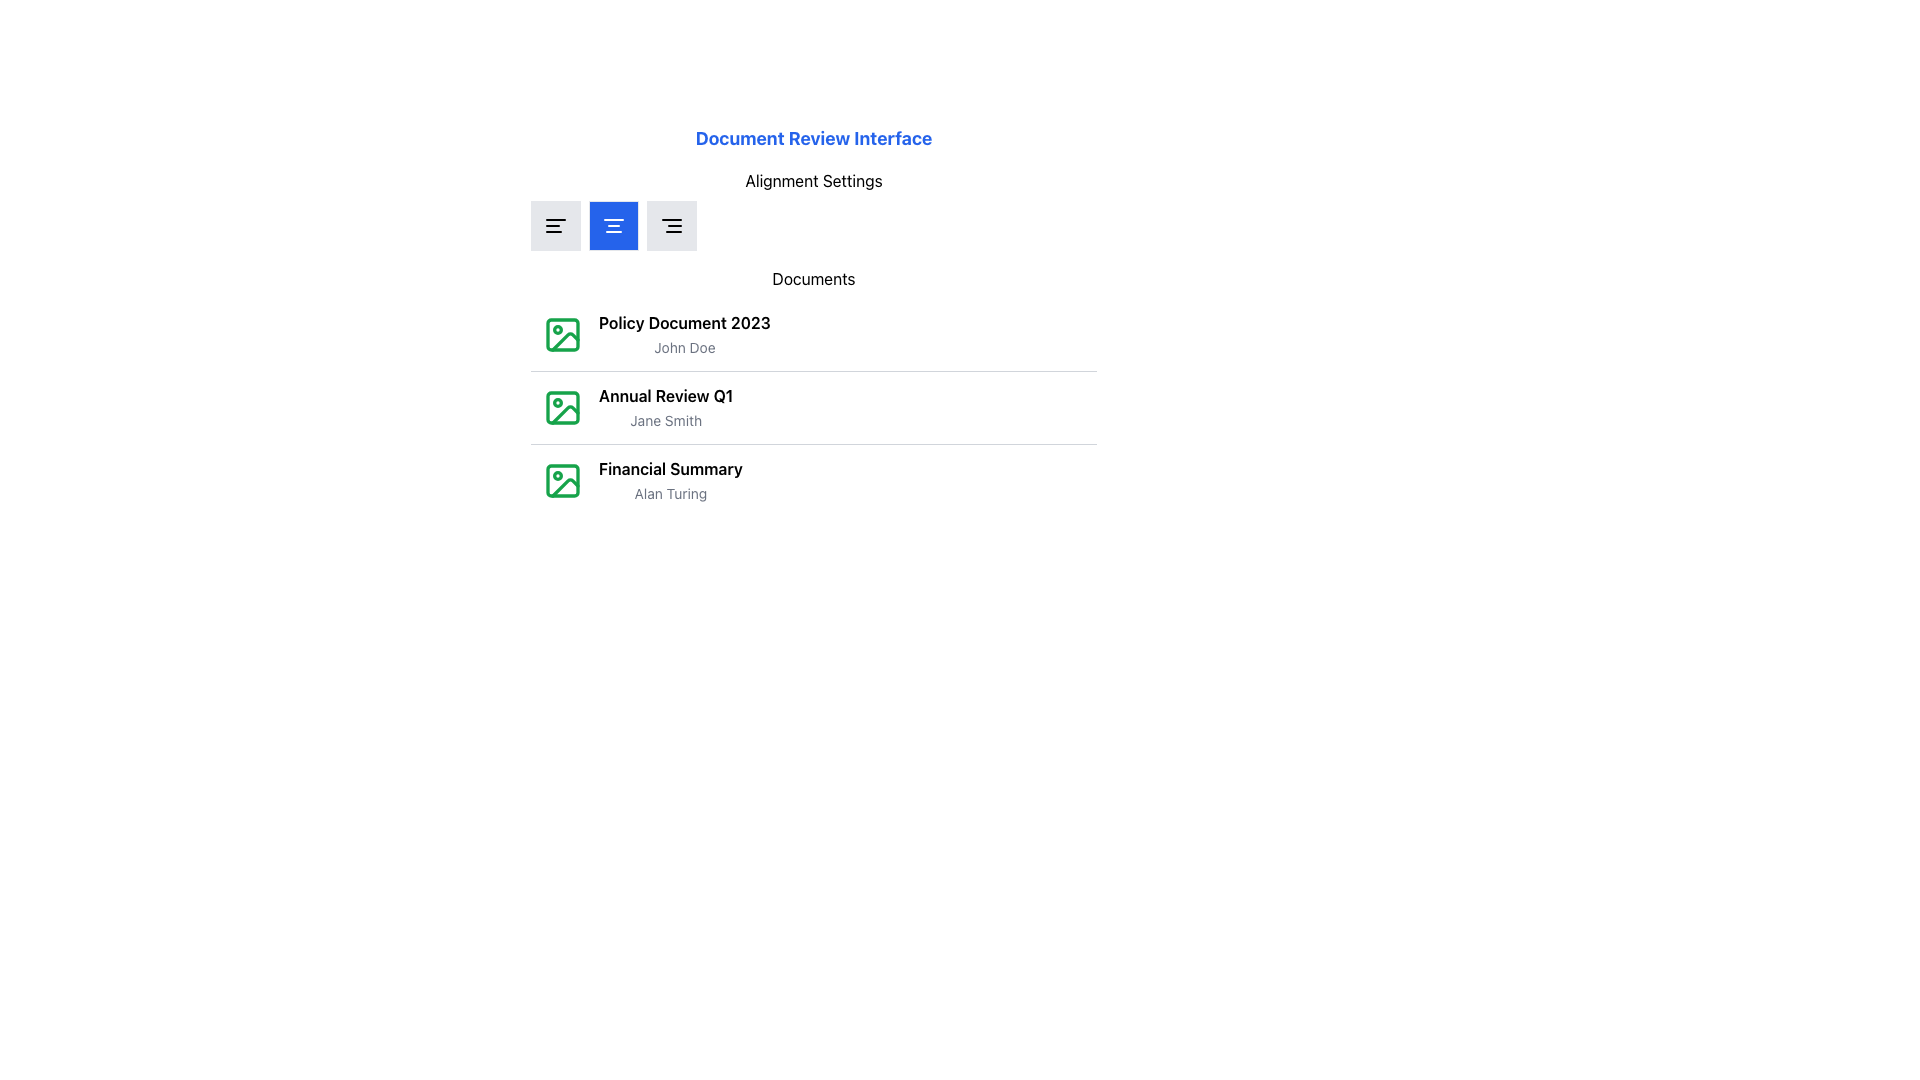 This screenshot has height=1080, width=1920. I want to click on the Interactive List Item labeled 'Annual Review Q1', so click(814, 406).